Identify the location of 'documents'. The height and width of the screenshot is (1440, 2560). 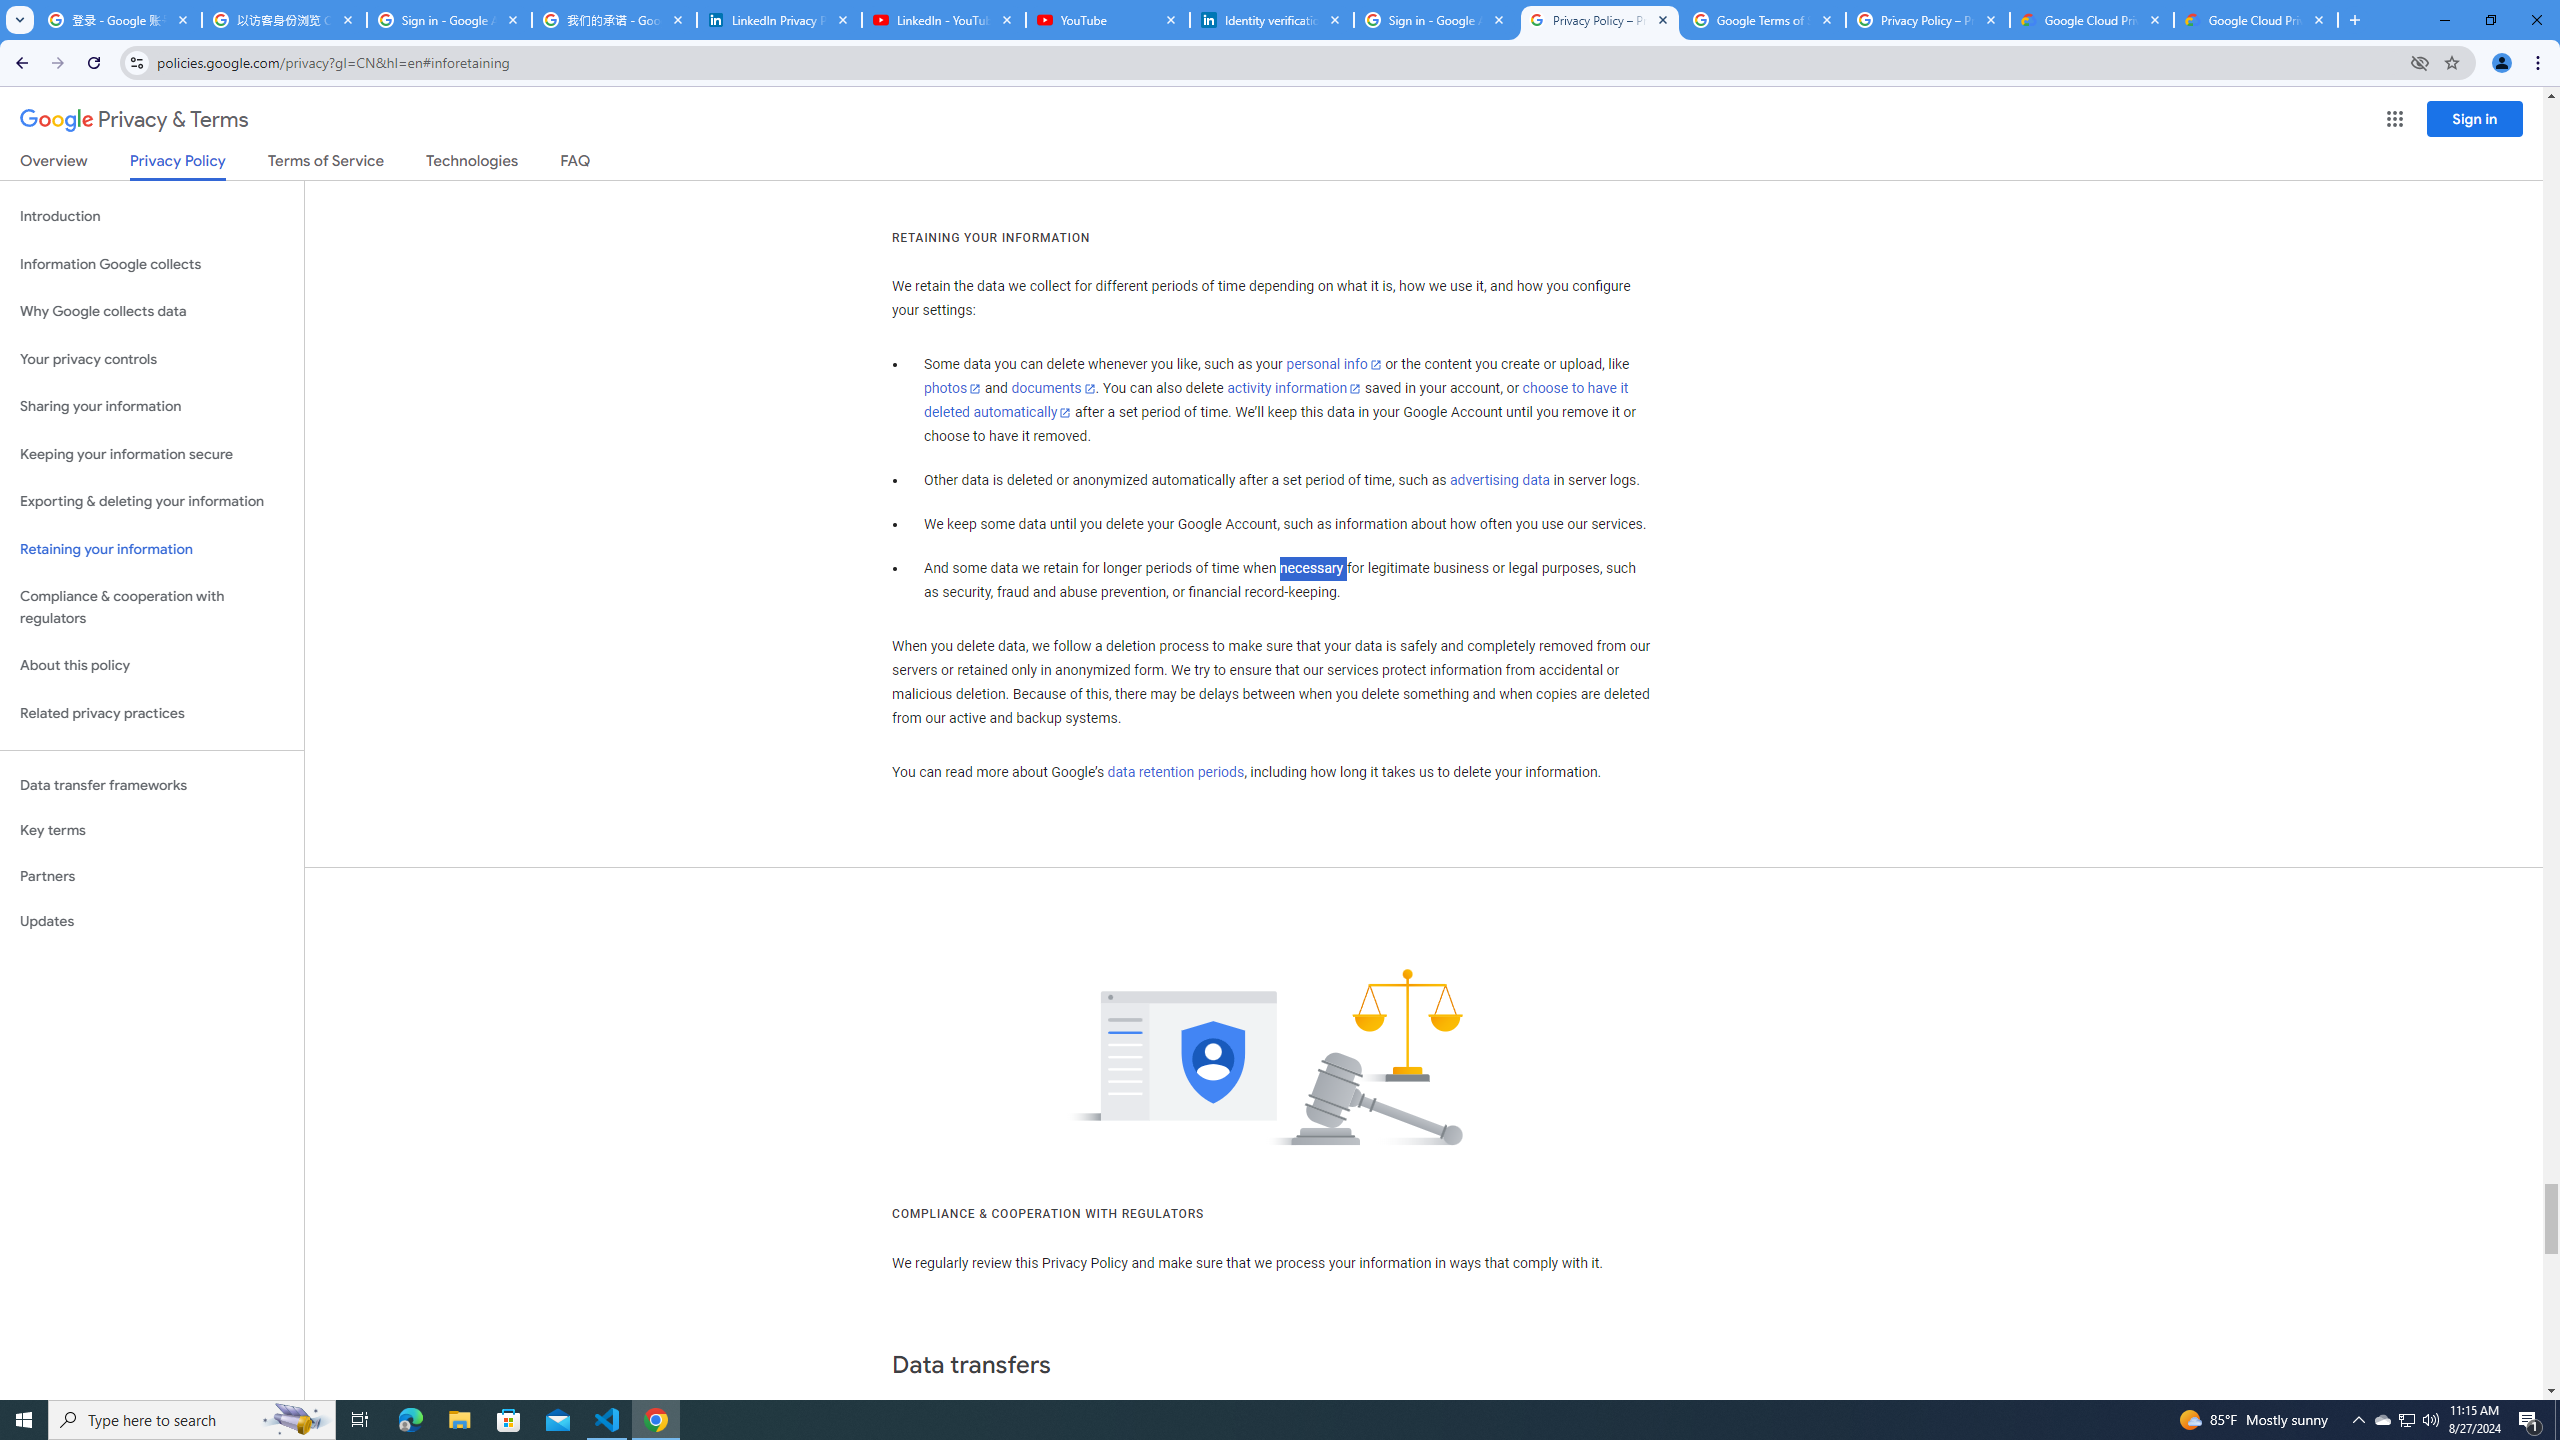
(1052, 387).